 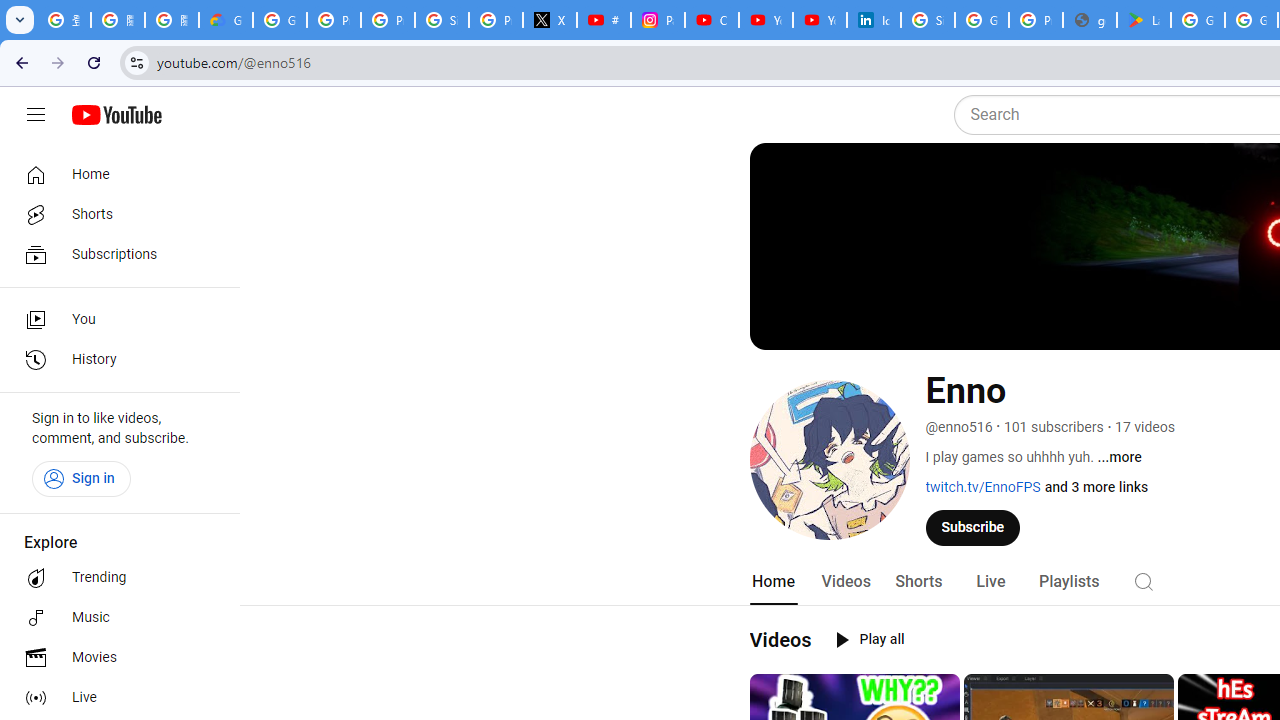 I want to click on 'Google Cloud Privacy Notice', so click(x=225, y=20).